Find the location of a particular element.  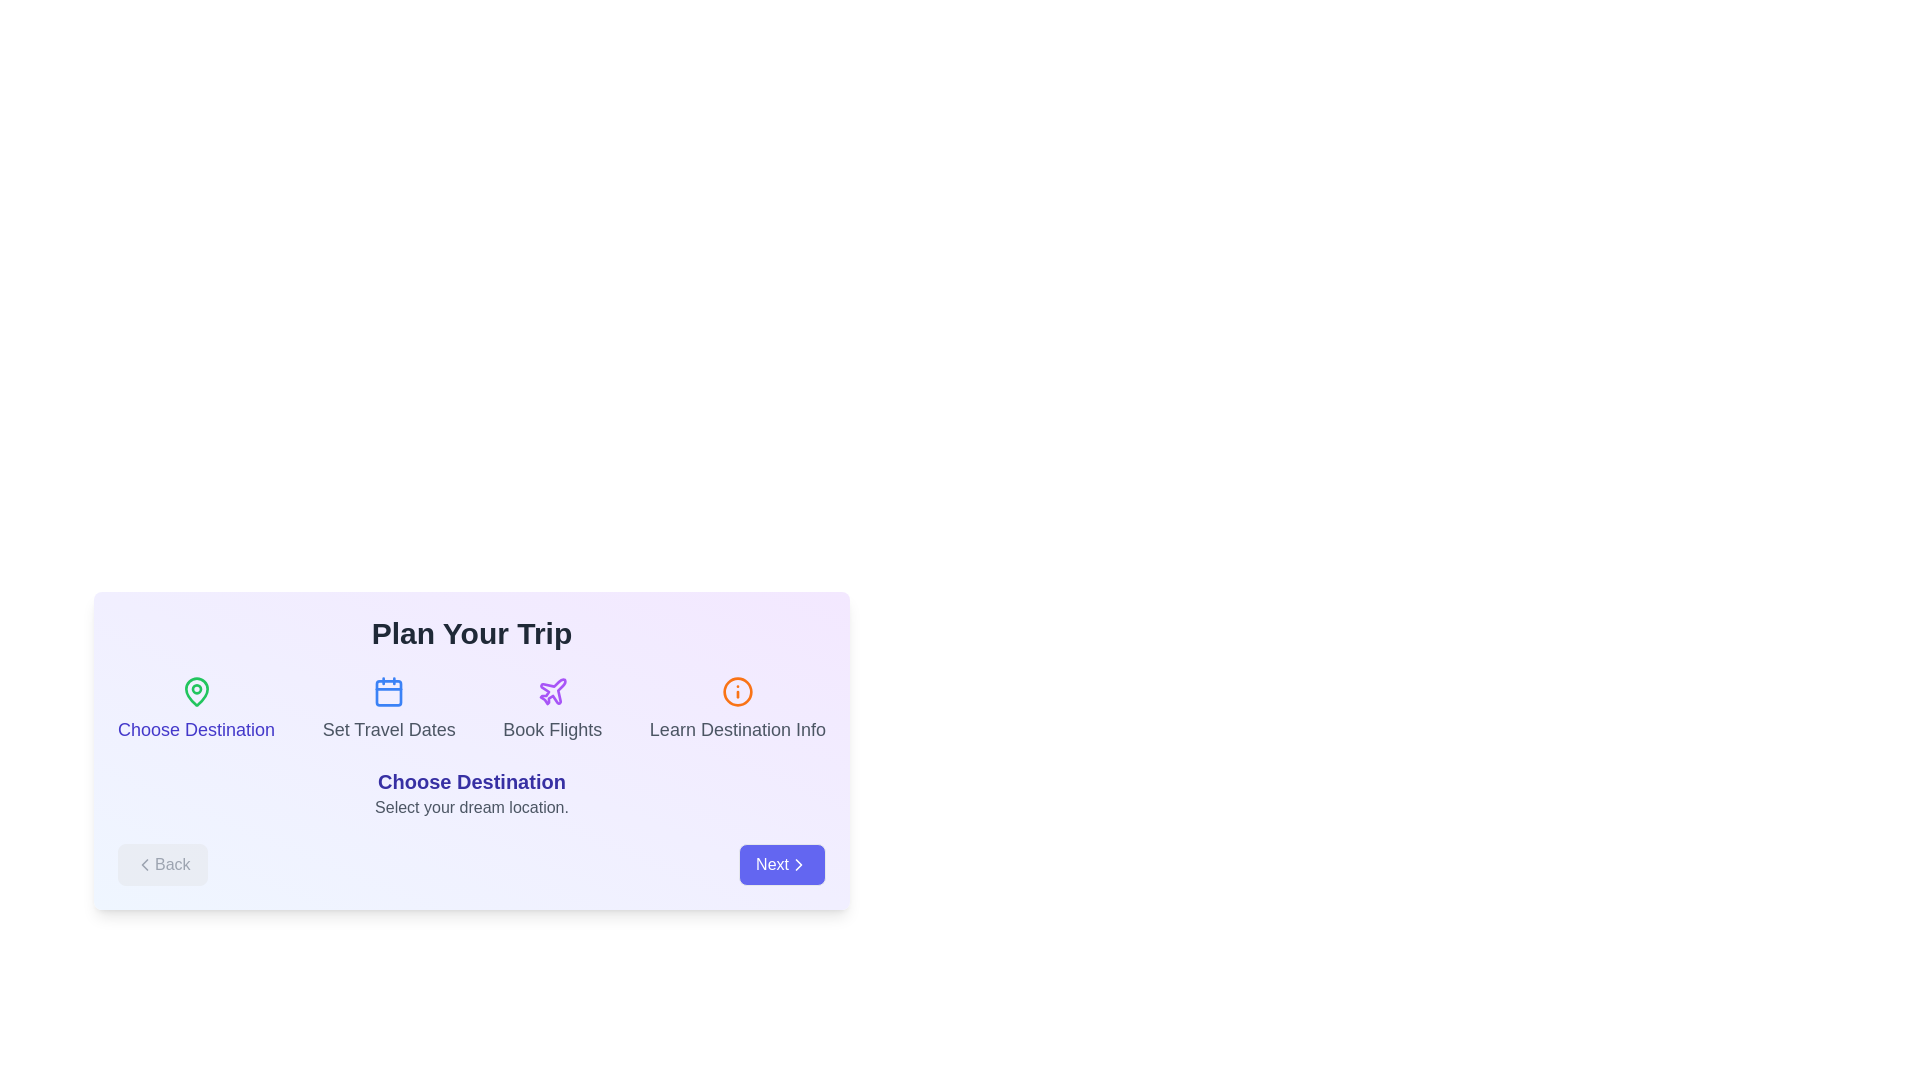

the bold purple airplane icon in the 'Plan Your Trip' section is located at coordinates (552, 690).